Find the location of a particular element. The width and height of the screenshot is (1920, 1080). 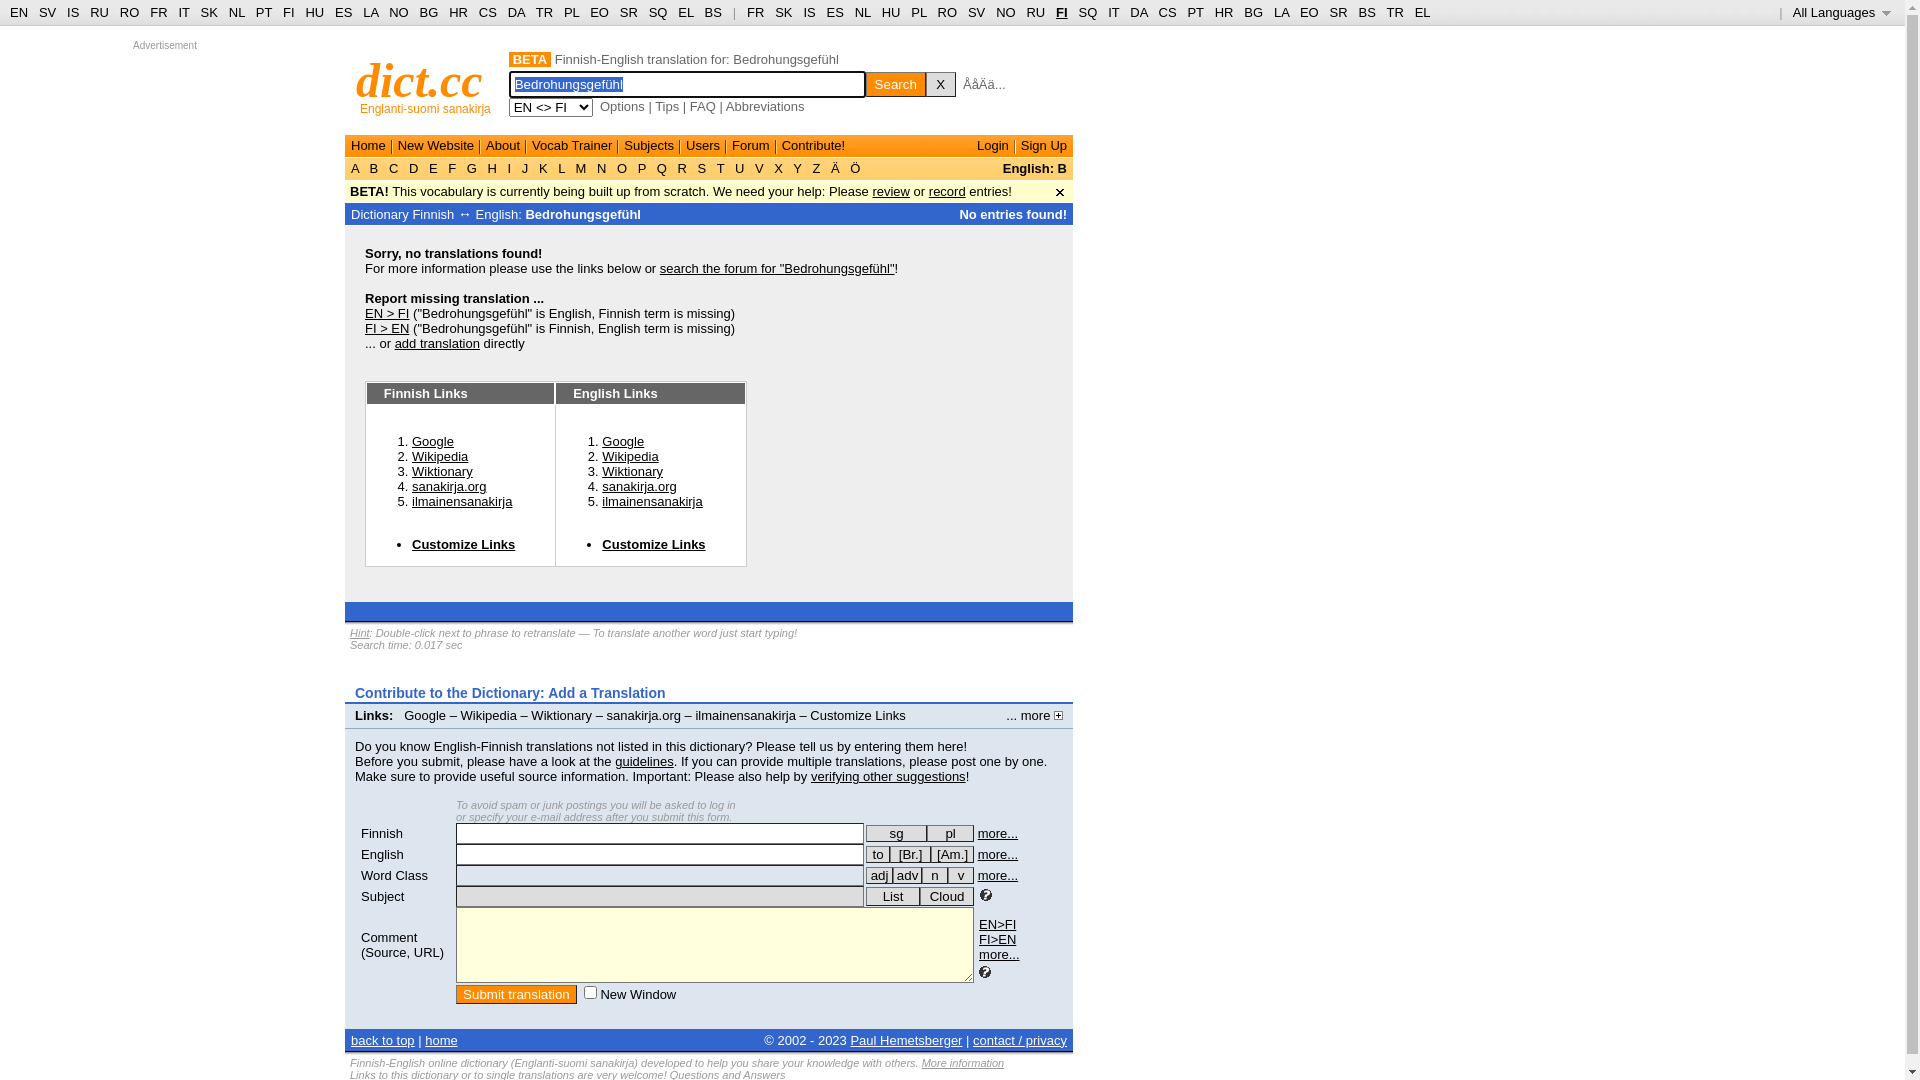

'sanakirja.org' is located at coordinates (637, 486).